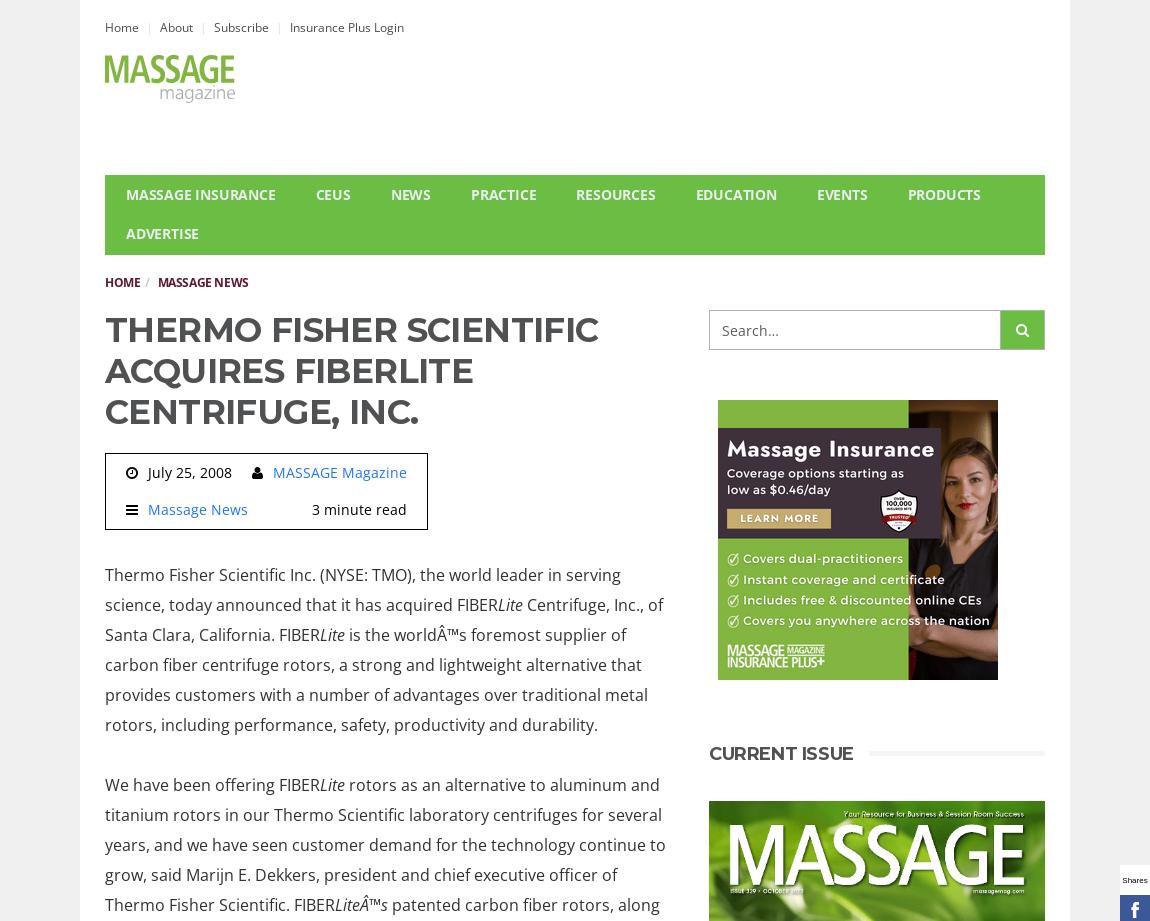 This screenshot has height=921, width=1150. What do you see at coordinates (895, 284) in the screenshot?
I see `'Become an Events Poster'` at bounding box center [895, 284].